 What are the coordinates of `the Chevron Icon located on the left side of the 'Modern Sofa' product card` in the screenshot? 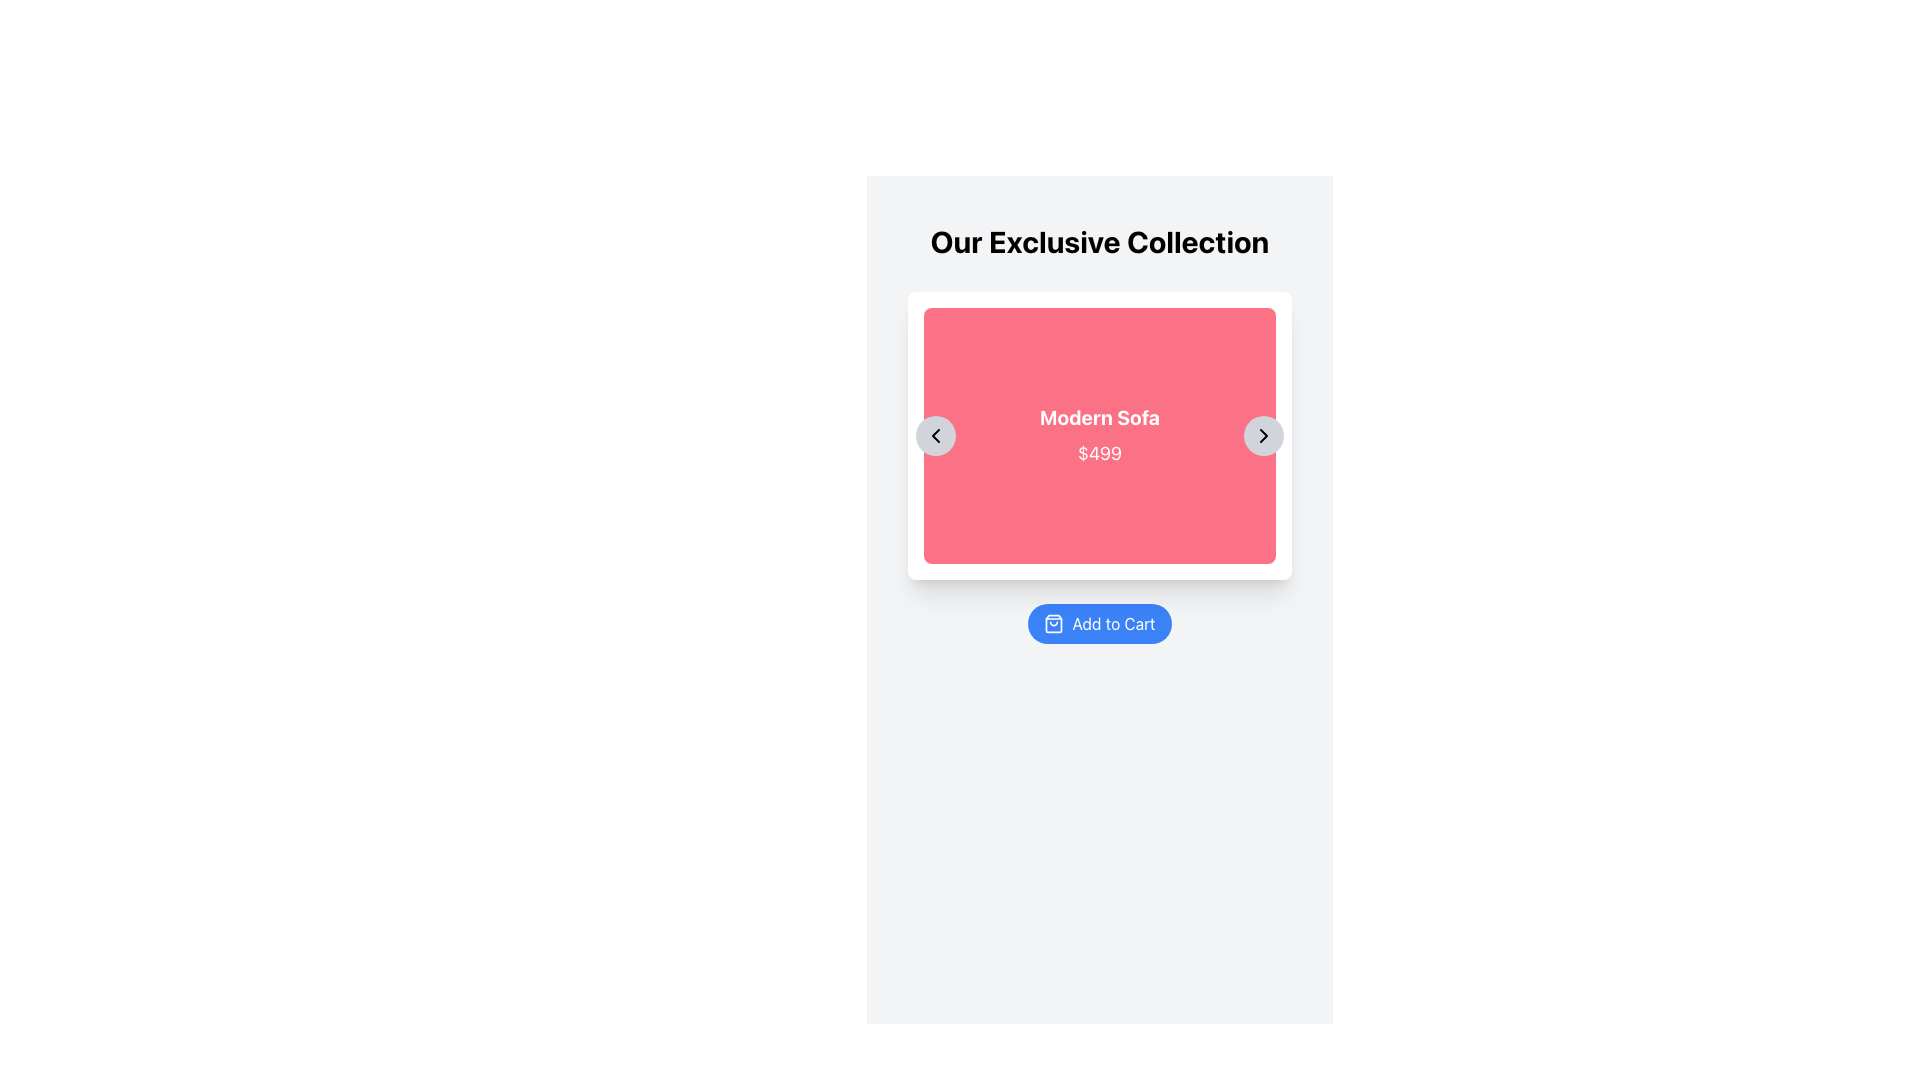 It's located at (935, 434).